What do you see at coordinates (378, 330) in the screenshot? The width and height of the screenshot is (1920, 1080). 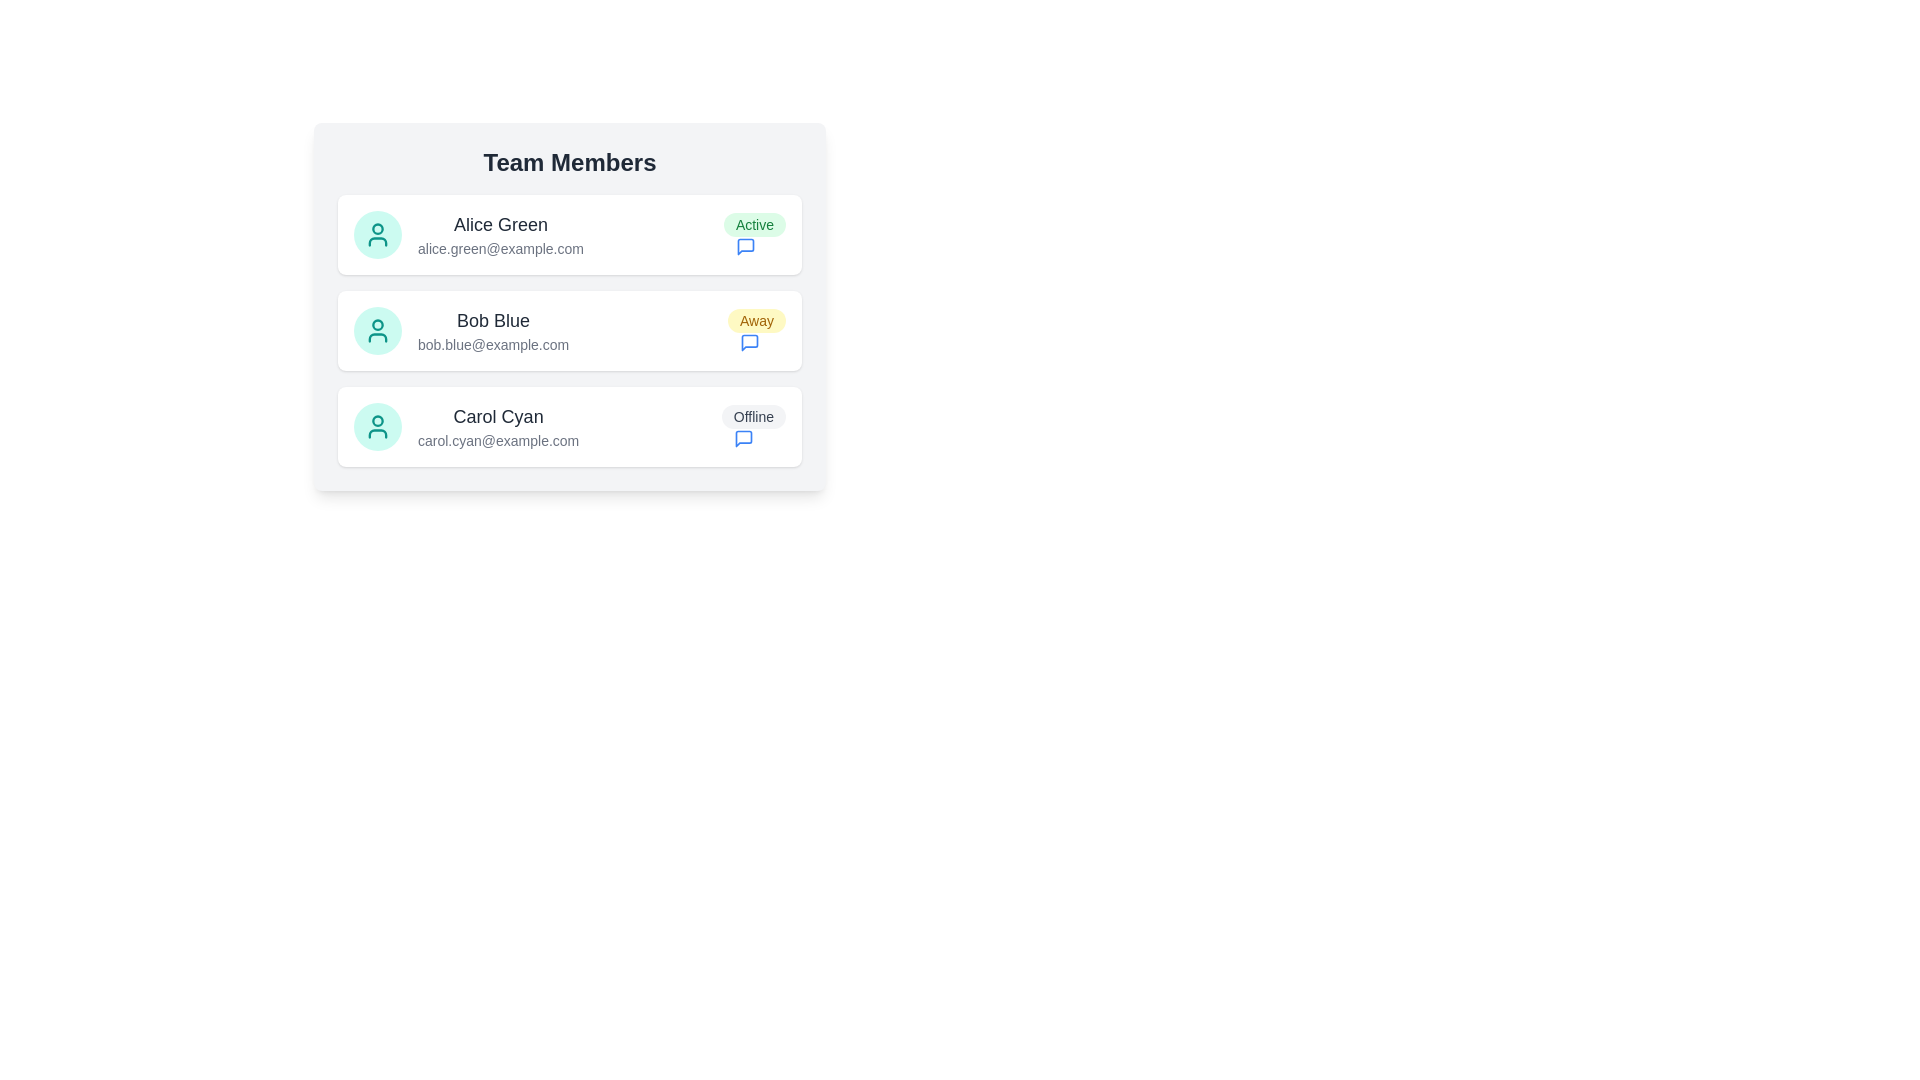 I see `the user identification icon for 'Bob Blue', which is represented as an SVG icon within a light teal circular background, located to the left of the text 'Bob Blue' and the email 'bob.blue@example.com'` at bounding box center [378, 330].